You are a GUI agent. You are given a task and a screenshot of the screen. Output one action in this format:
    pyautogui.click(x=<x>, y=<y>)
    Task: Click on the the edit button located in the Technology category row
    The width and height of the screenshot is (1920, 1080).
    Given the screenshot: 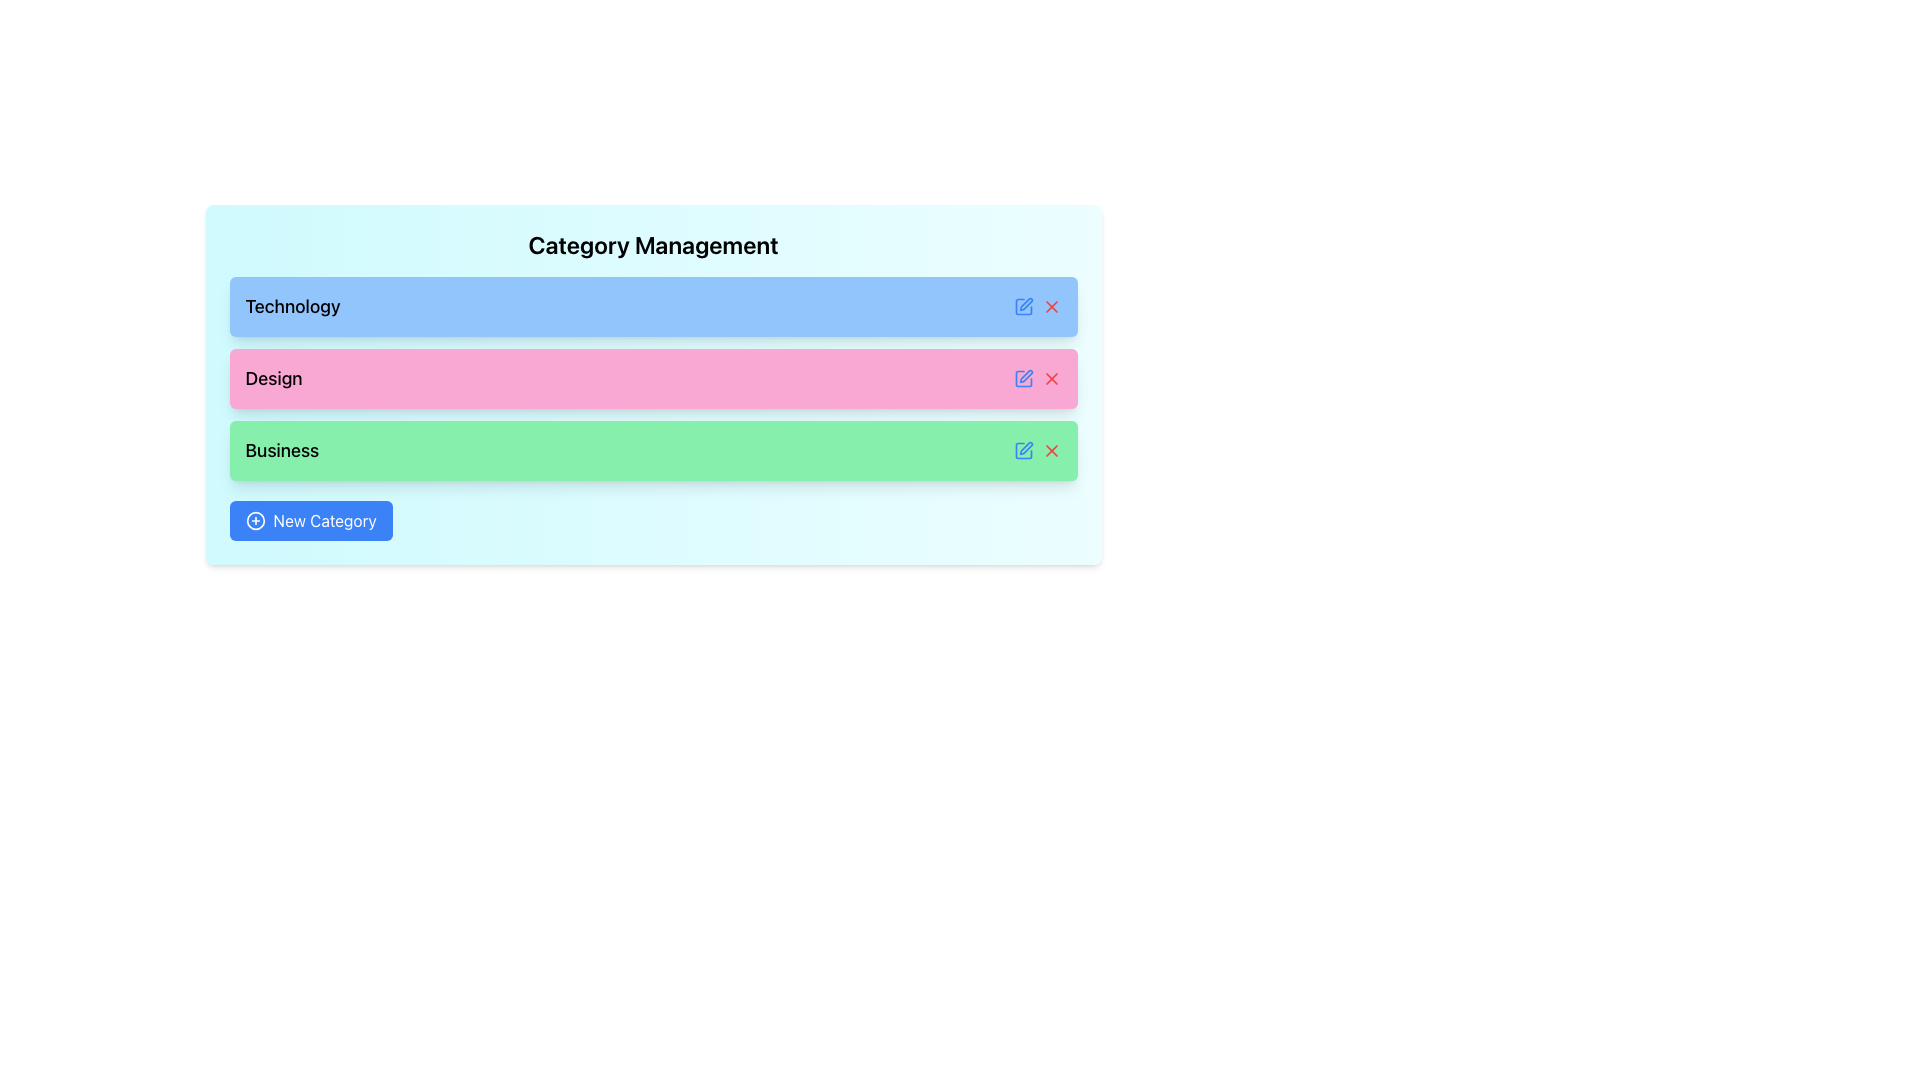 What is the action you would take?
    pyautogui.click(x=1023, y=307)
    